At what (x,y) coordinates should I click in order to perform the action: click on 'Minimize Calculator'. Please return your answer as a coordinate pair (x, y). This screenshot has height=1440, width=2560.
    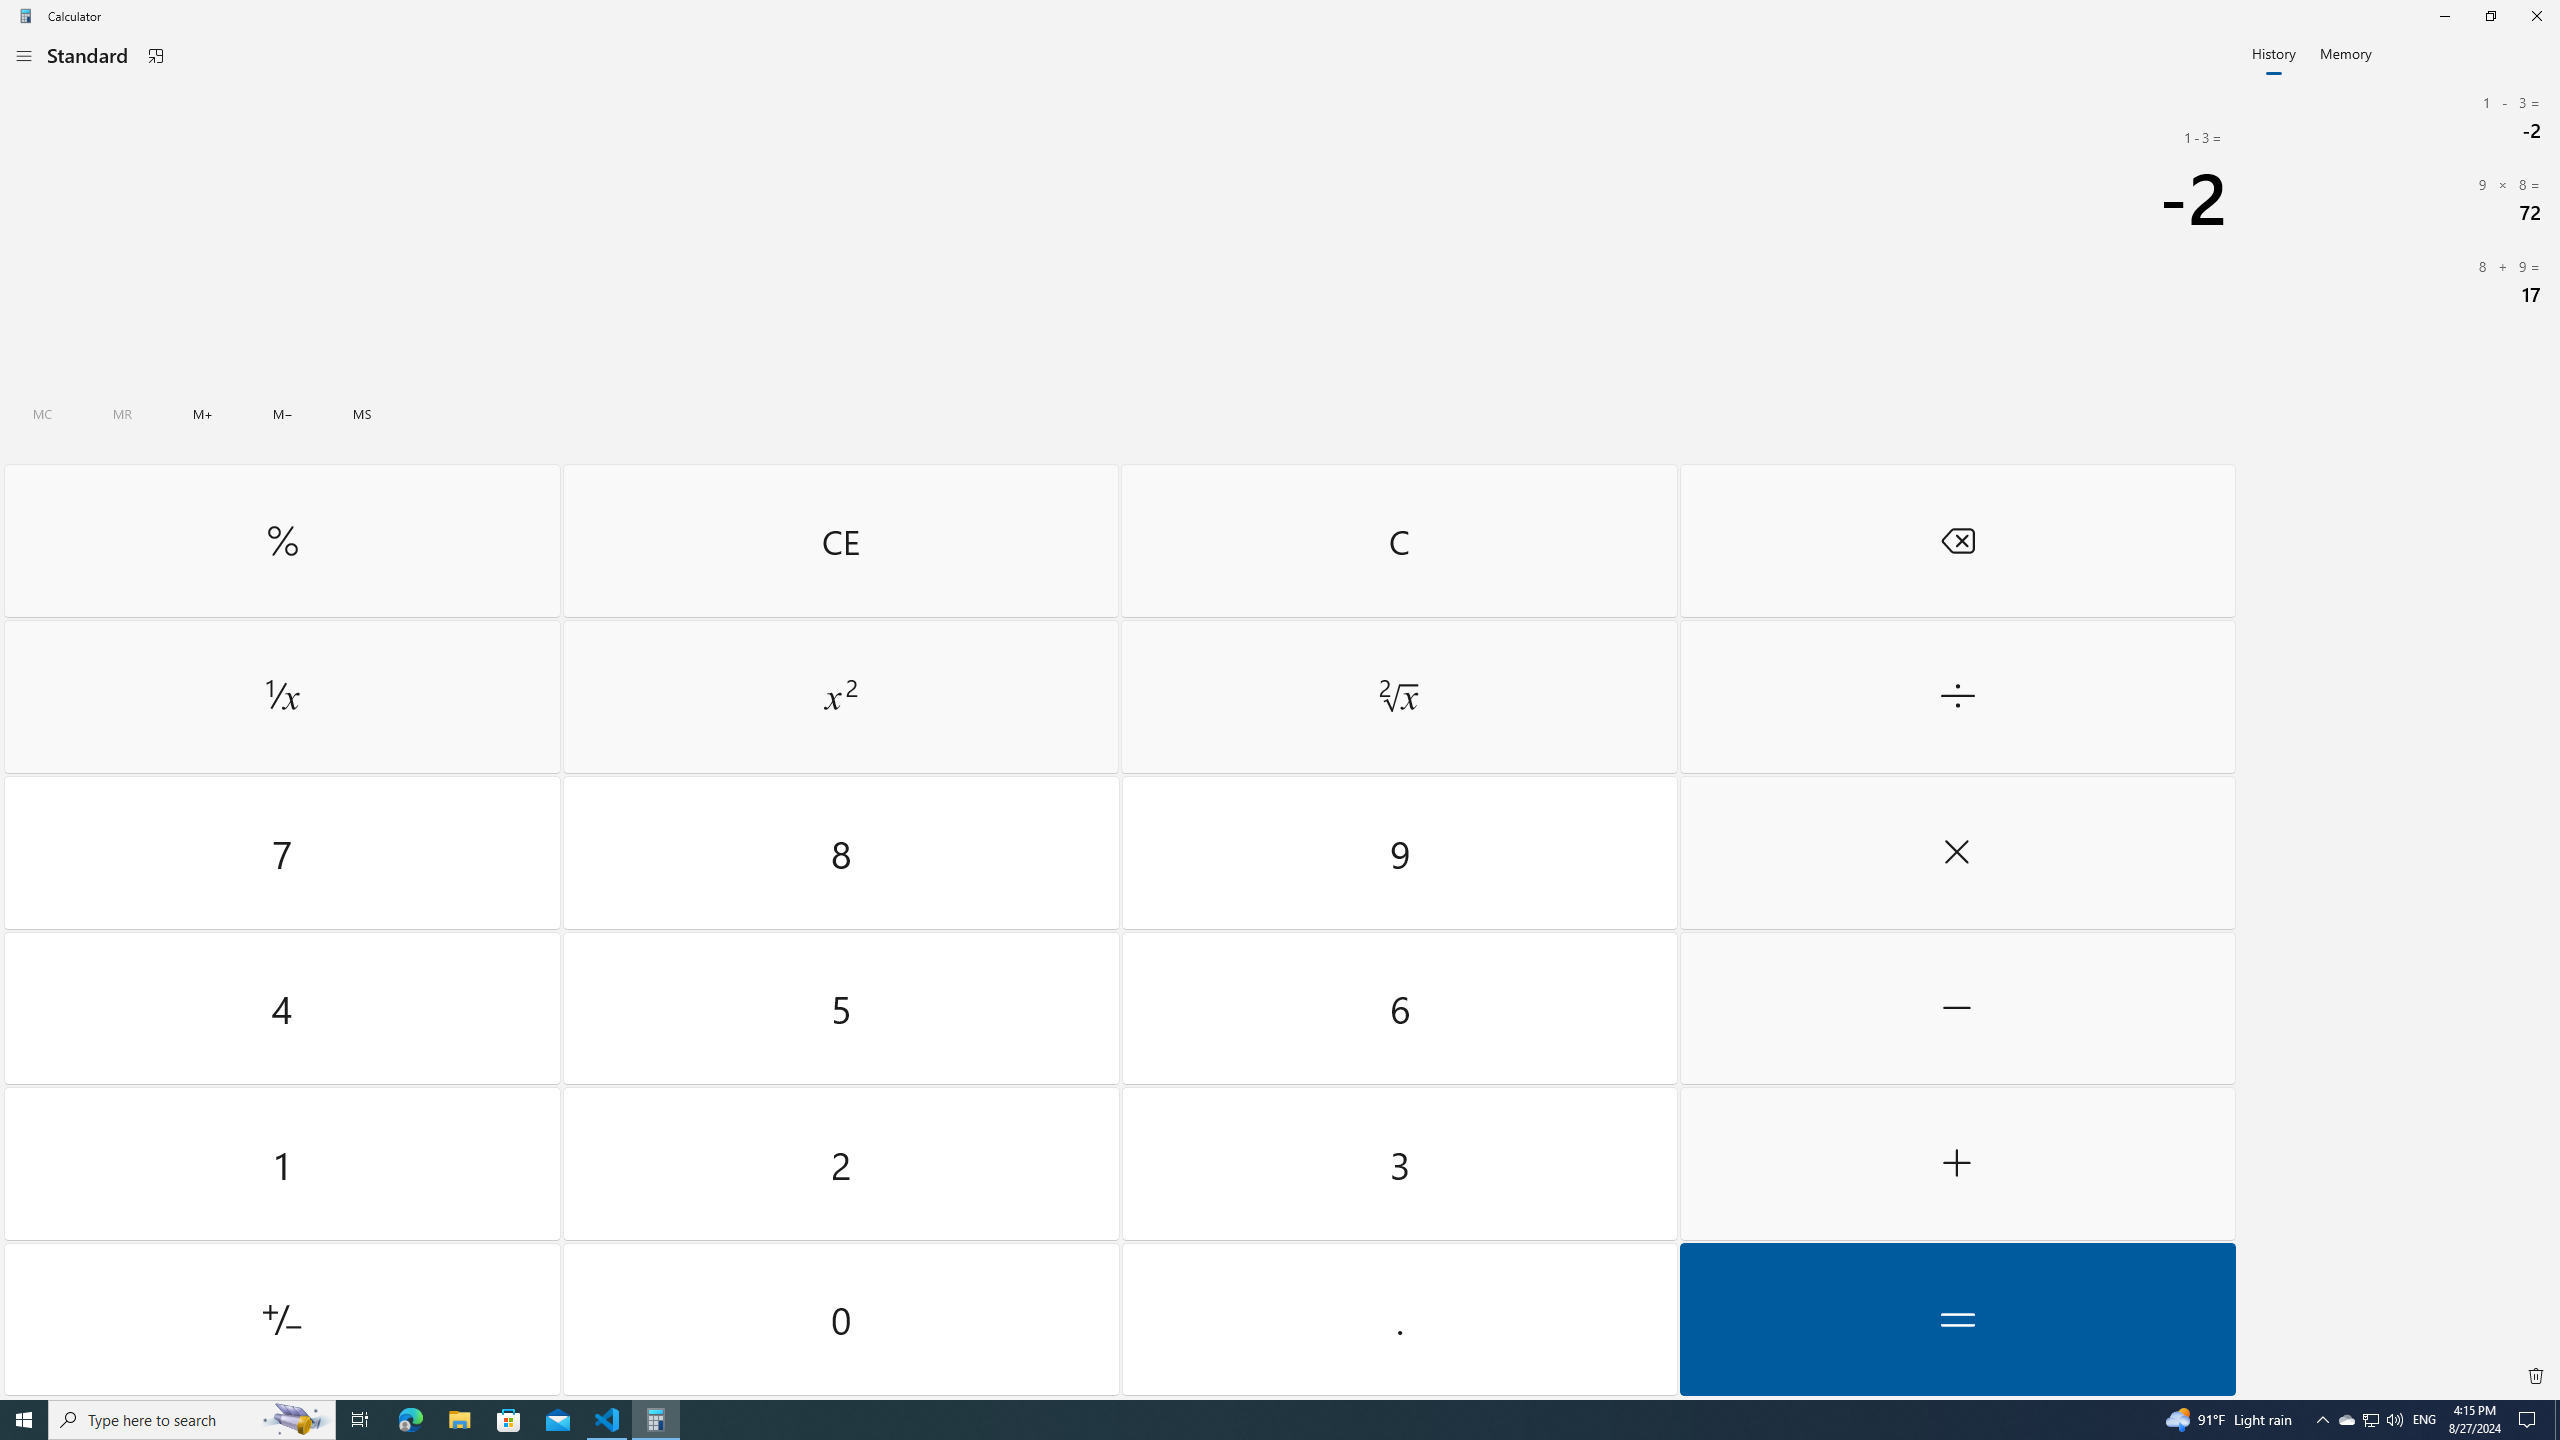
    Looking at the image, I should click on (2443, 15).